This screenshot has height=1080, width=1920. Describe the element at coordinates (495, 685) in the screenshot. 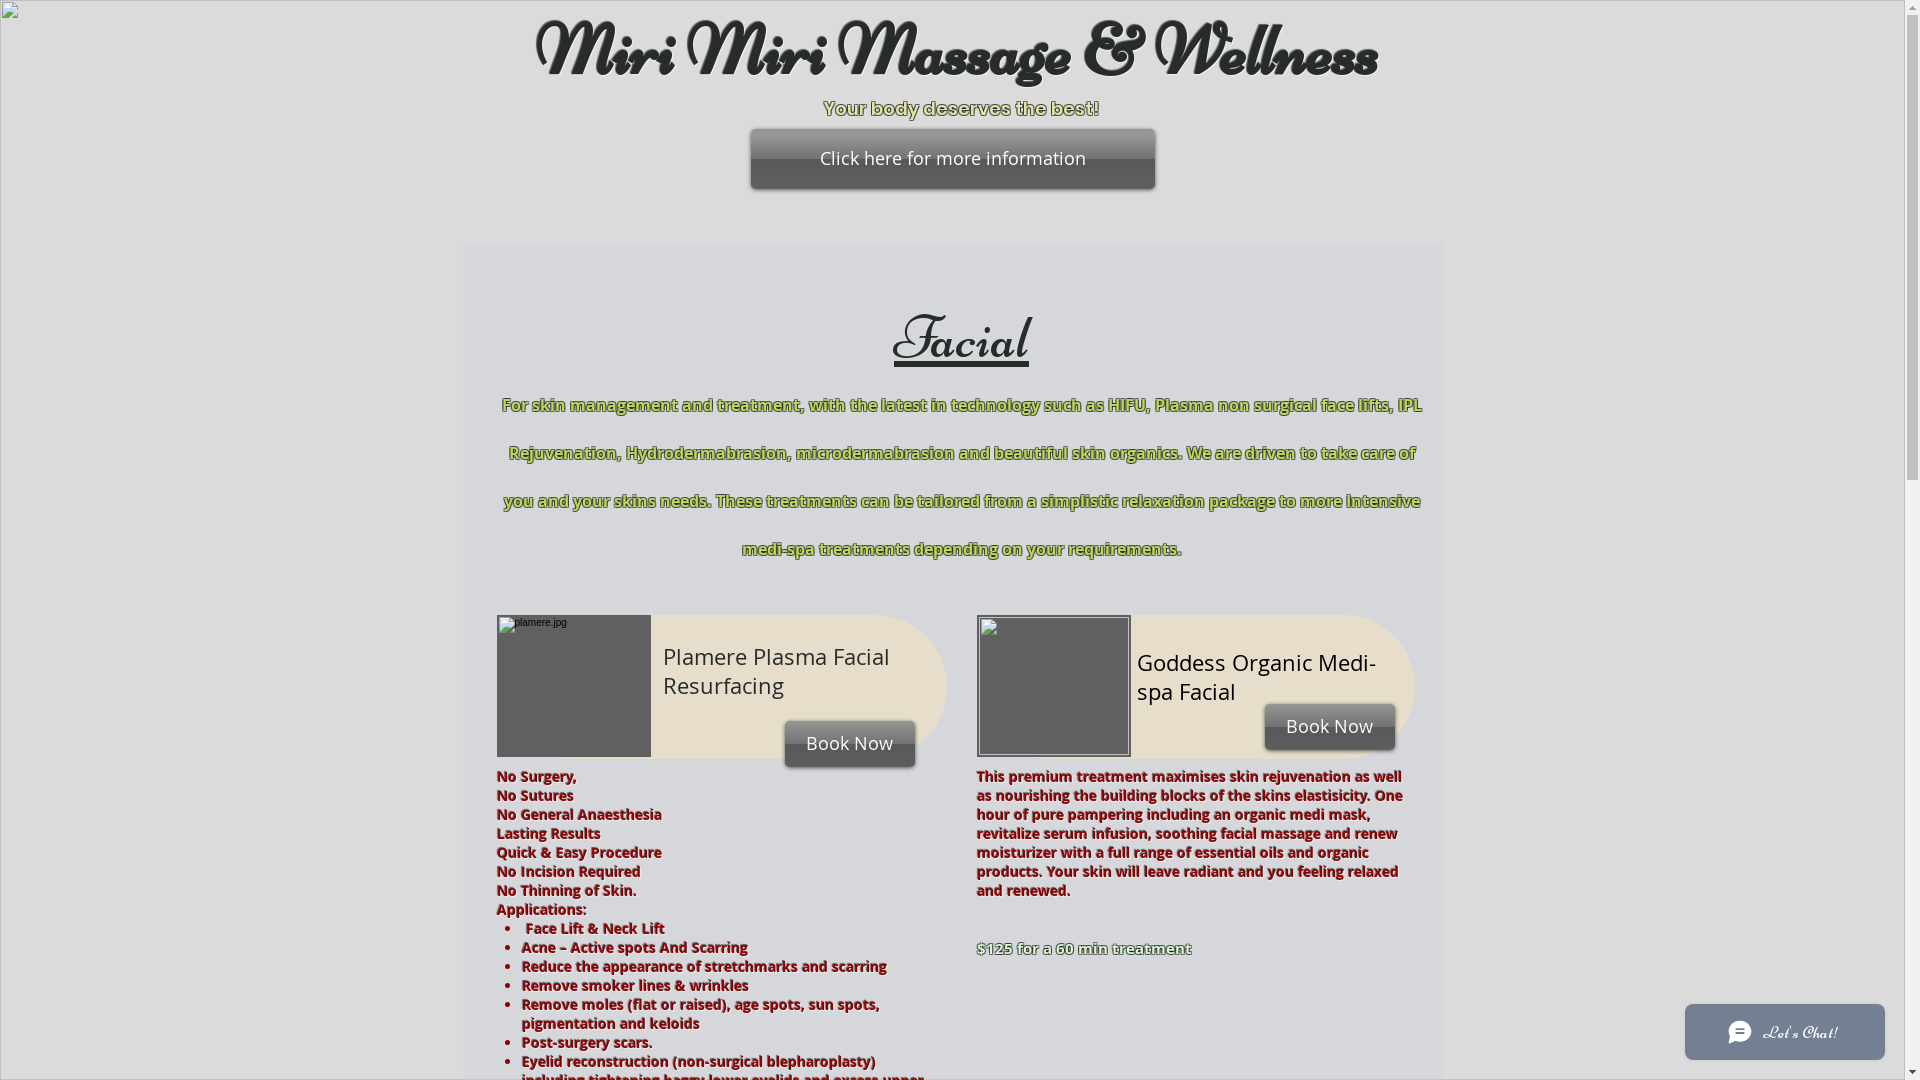

I see `'goddess organic medi.jpg'` at that location.